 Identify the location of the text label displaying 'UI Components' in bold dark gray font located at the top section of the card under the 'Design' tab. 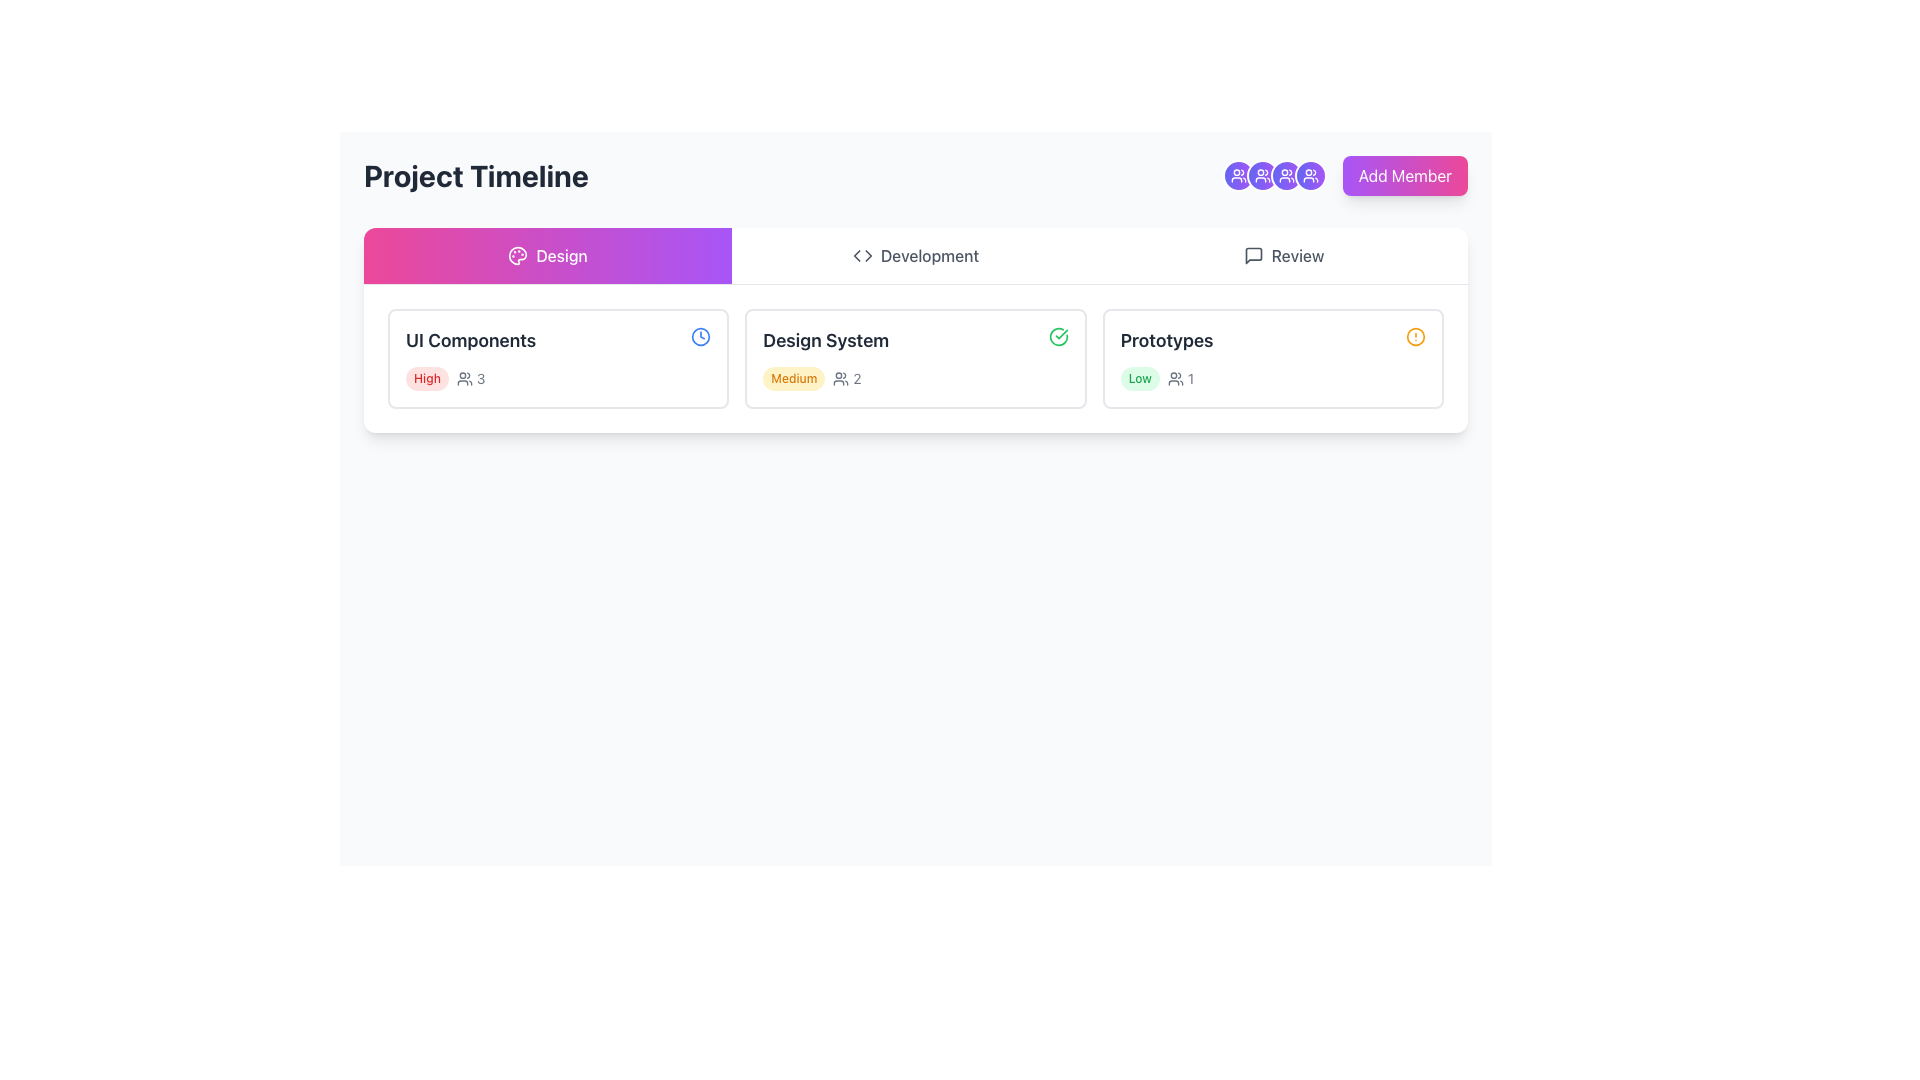
(469, 339).